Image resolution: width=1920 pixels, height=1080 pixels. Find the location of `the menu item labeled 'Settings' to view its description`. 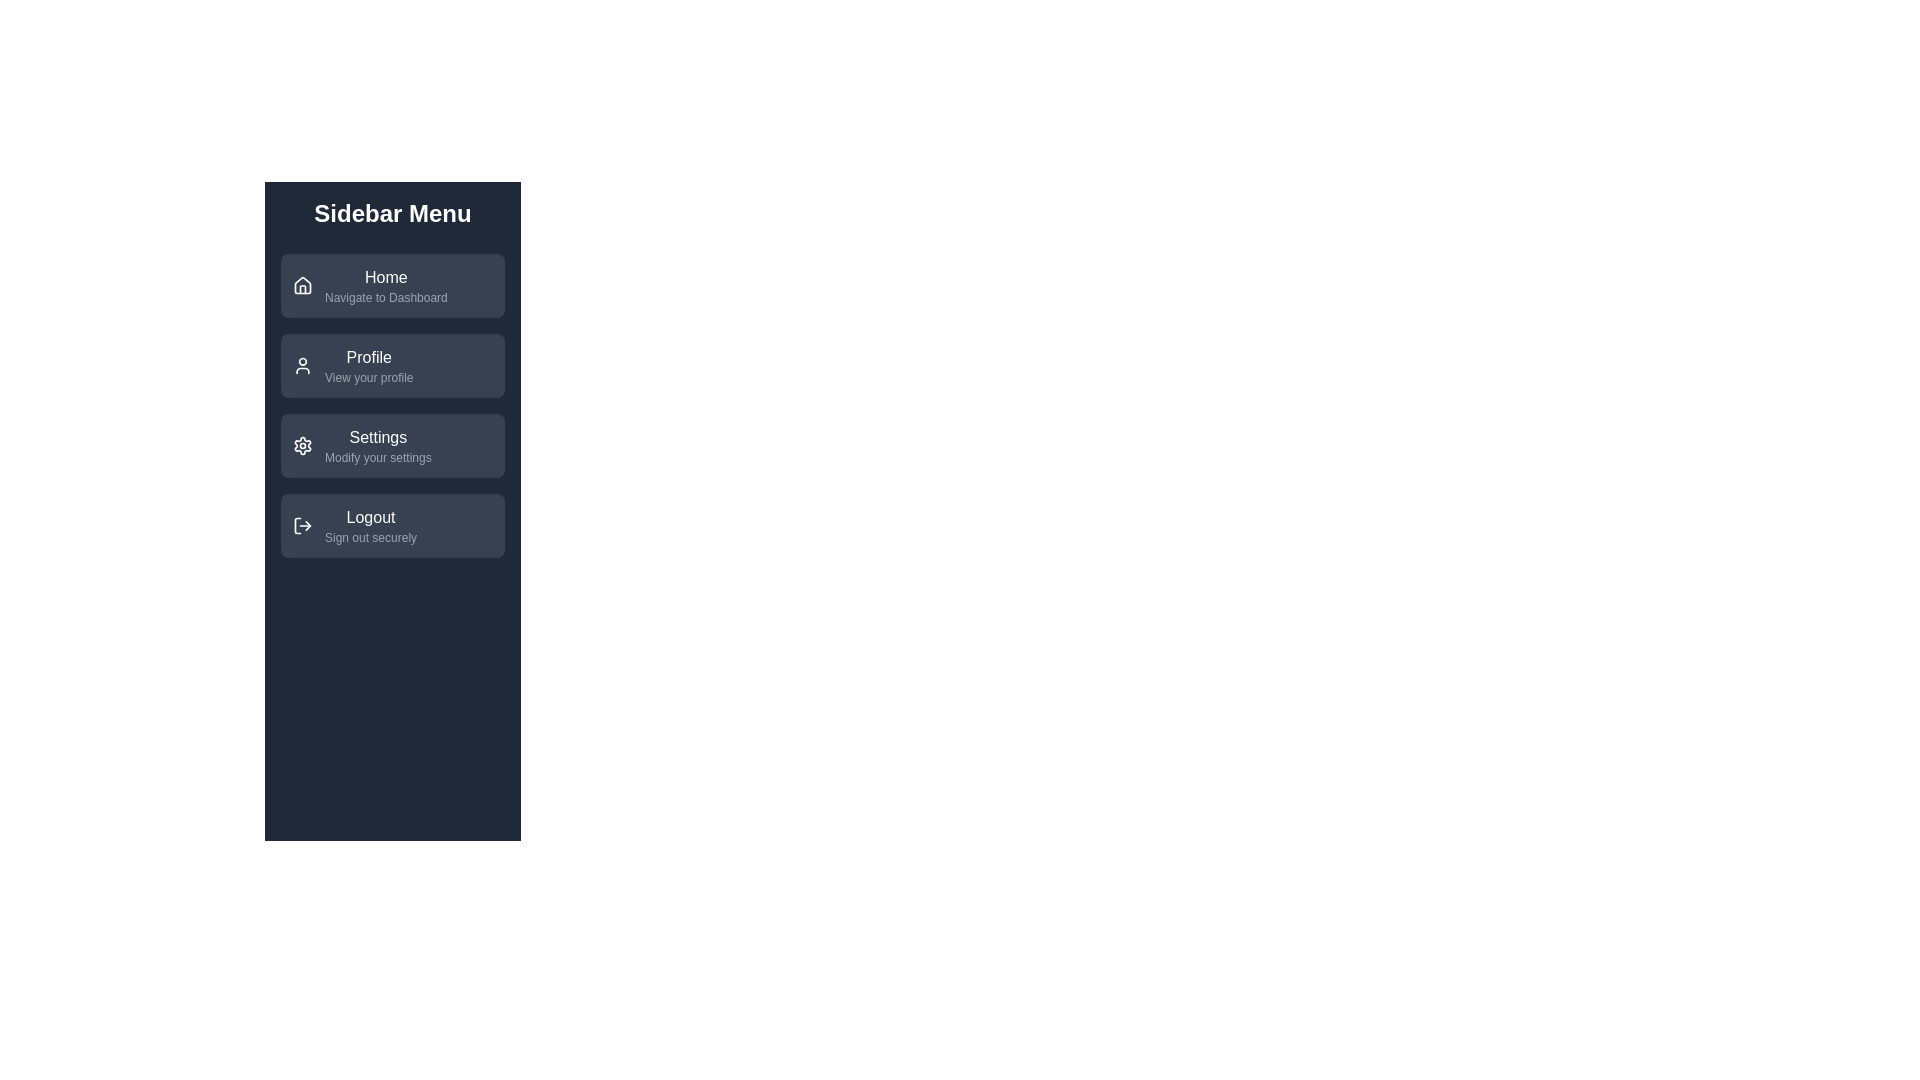

the menu item labeled 'Settings' to view its description is located at coordinates (393, 445).